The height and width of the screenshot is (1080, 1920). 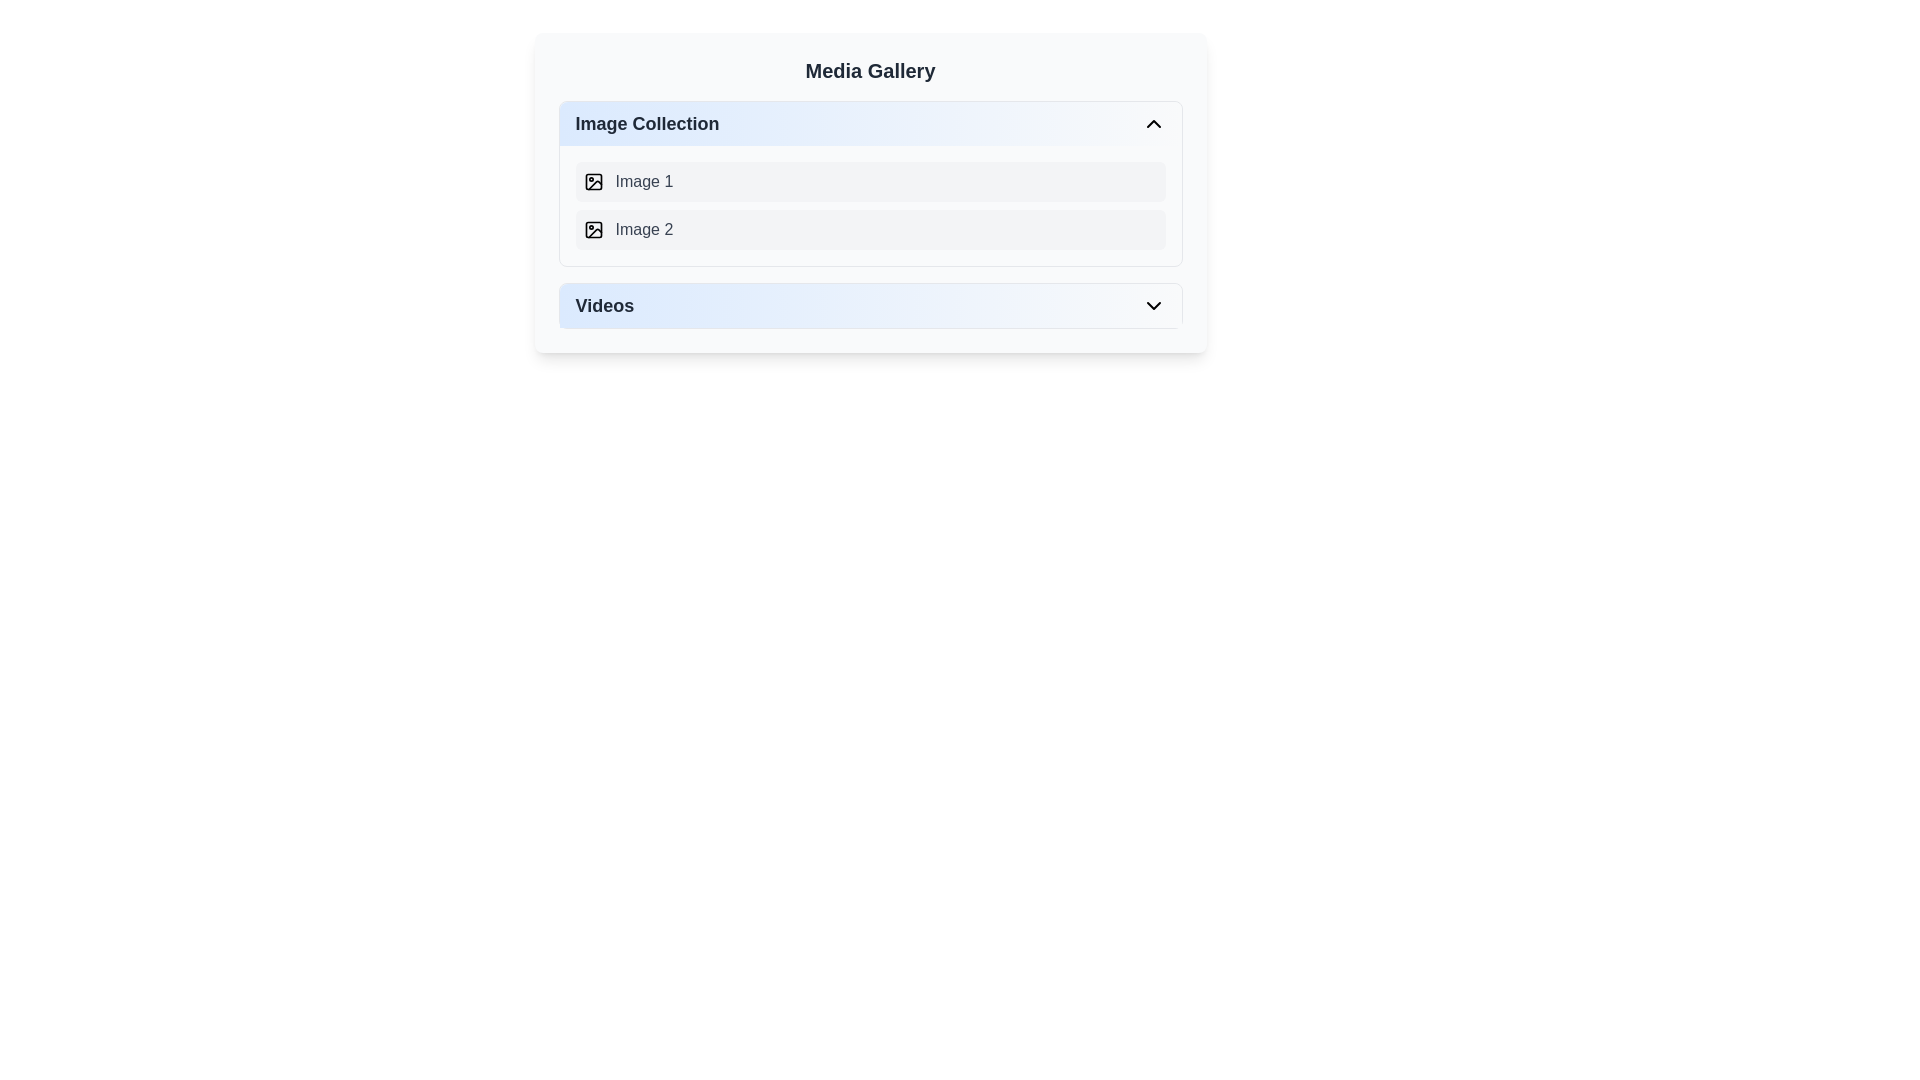 What do you see at coordinates (592, 229) in the screenshot?
I see `the SVG Shape representing 'Image 2' in the 'Image Collection' list` at bounding box center [592, 229].